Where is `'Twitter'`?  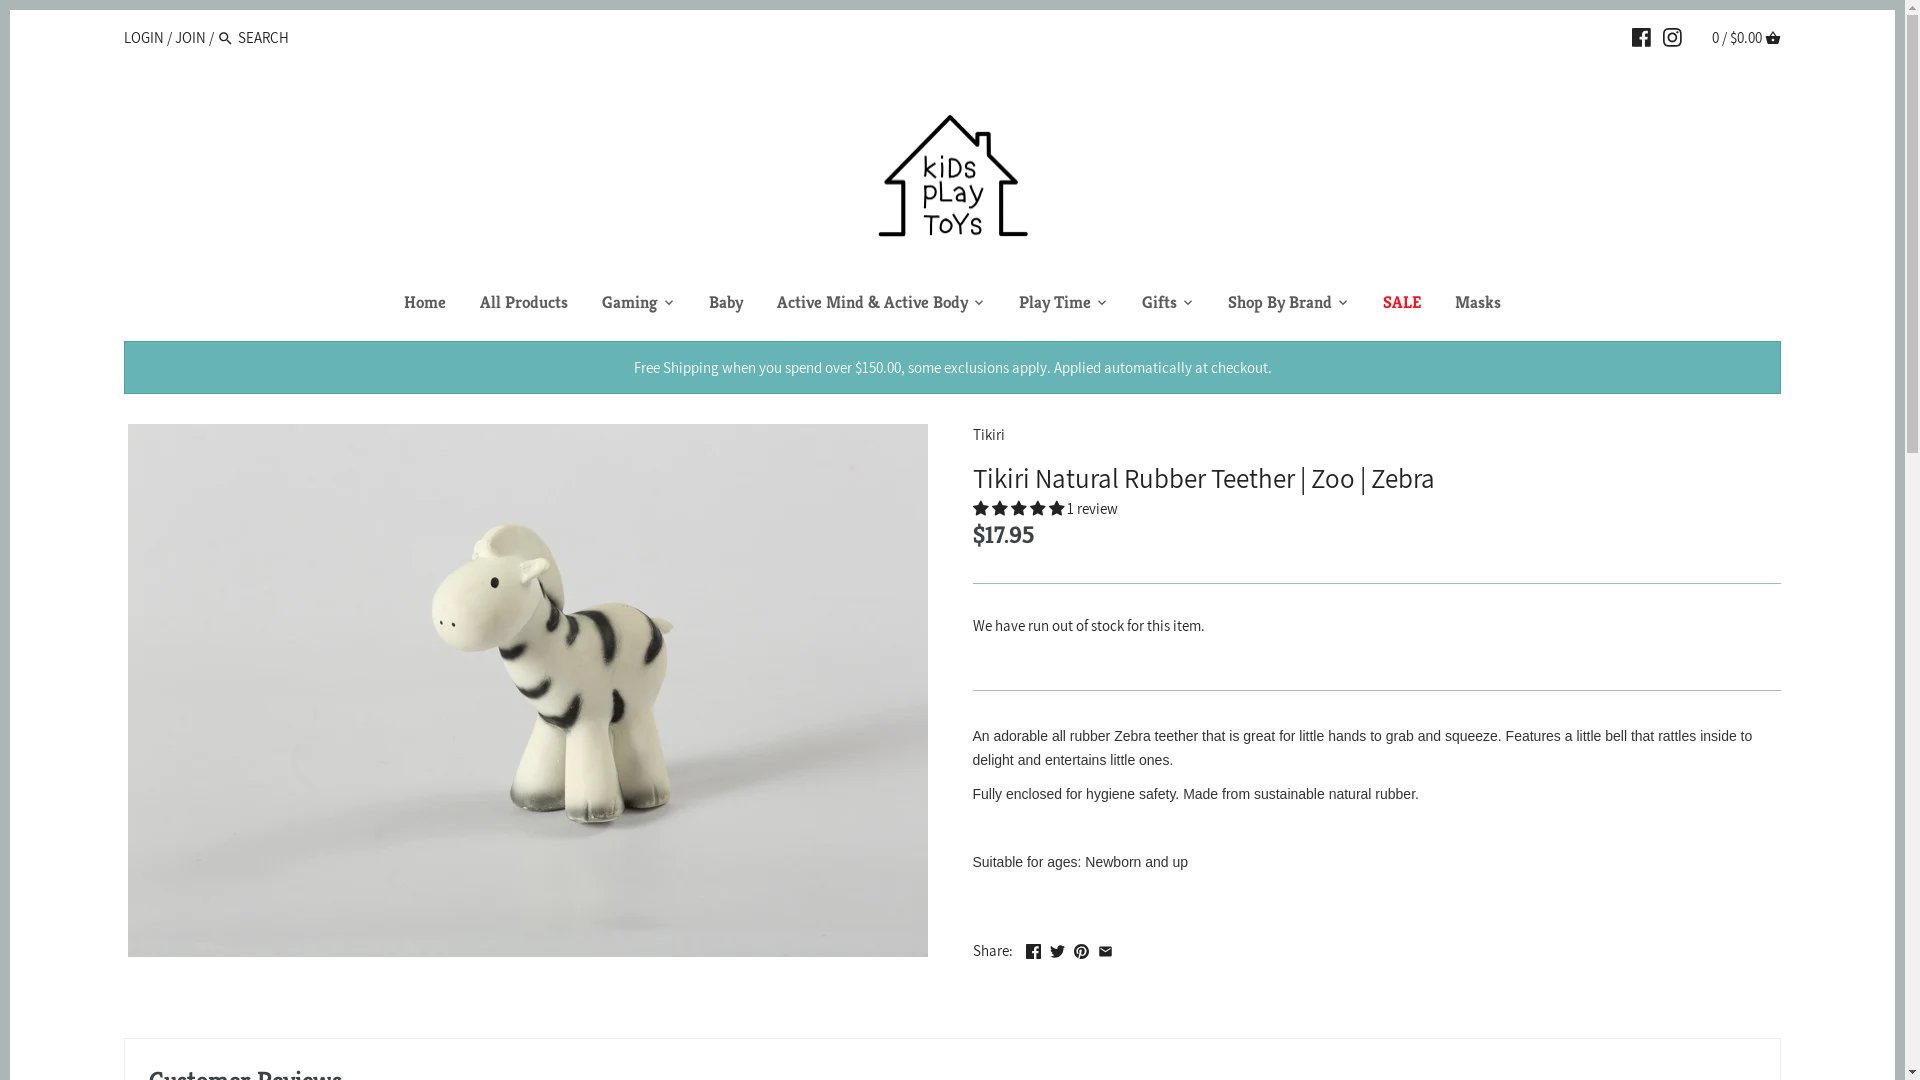 'Twitter' is located at coordinates (1056, 947).